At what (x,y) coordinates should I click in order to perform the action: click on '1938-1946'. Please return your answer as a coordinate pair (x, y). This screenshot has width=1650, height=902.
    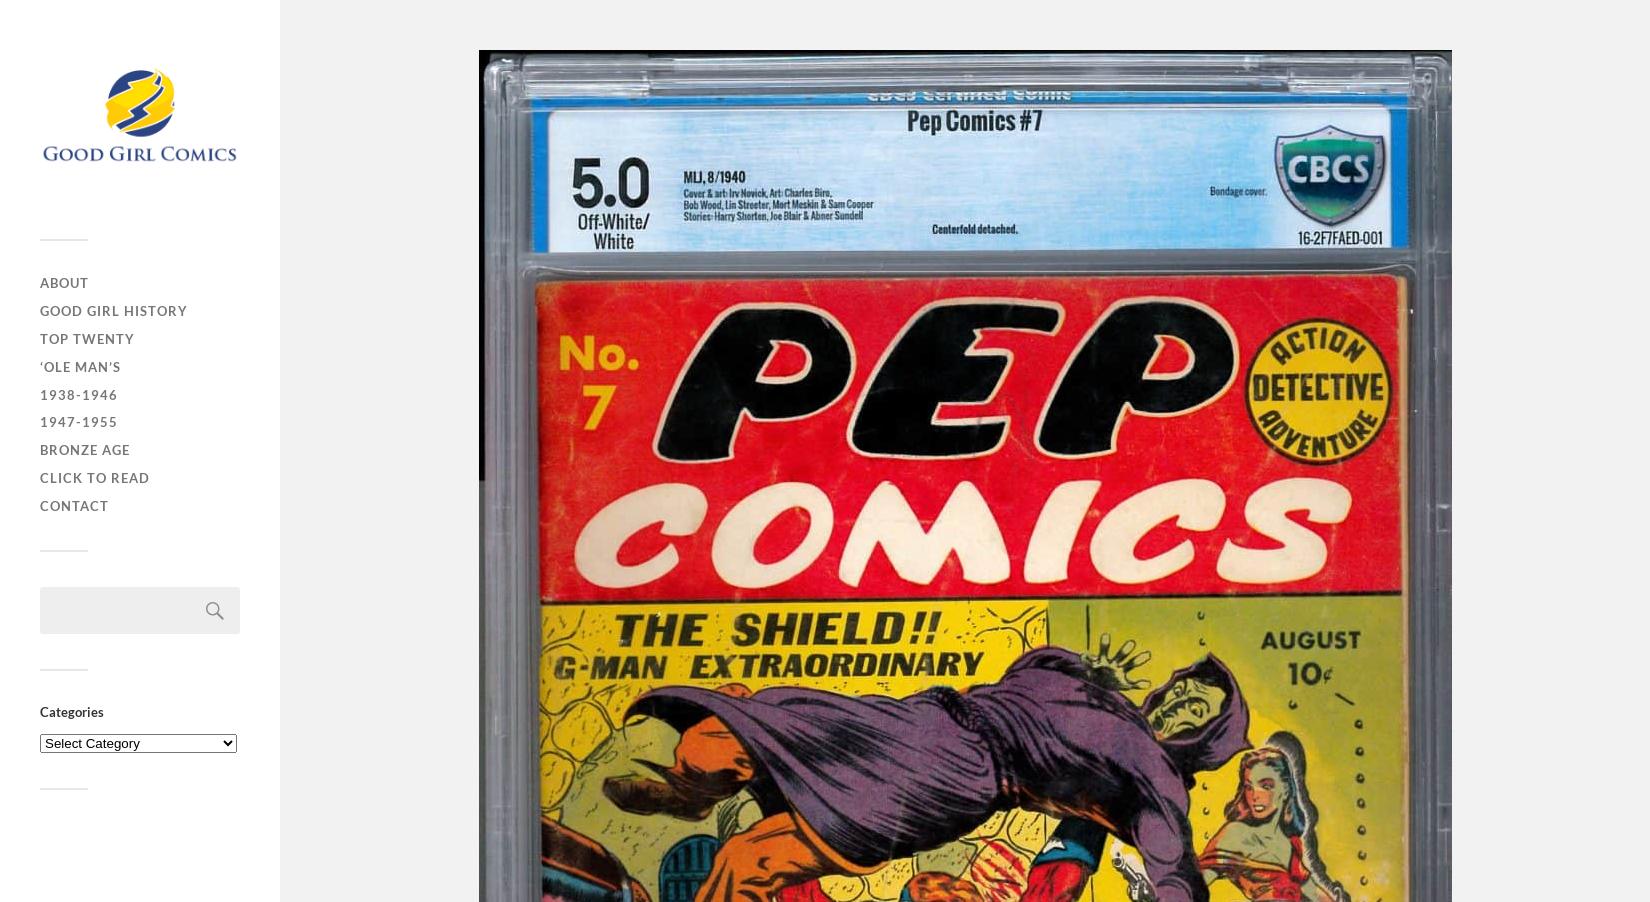
    Looking at the image, I should click on (79, 393).